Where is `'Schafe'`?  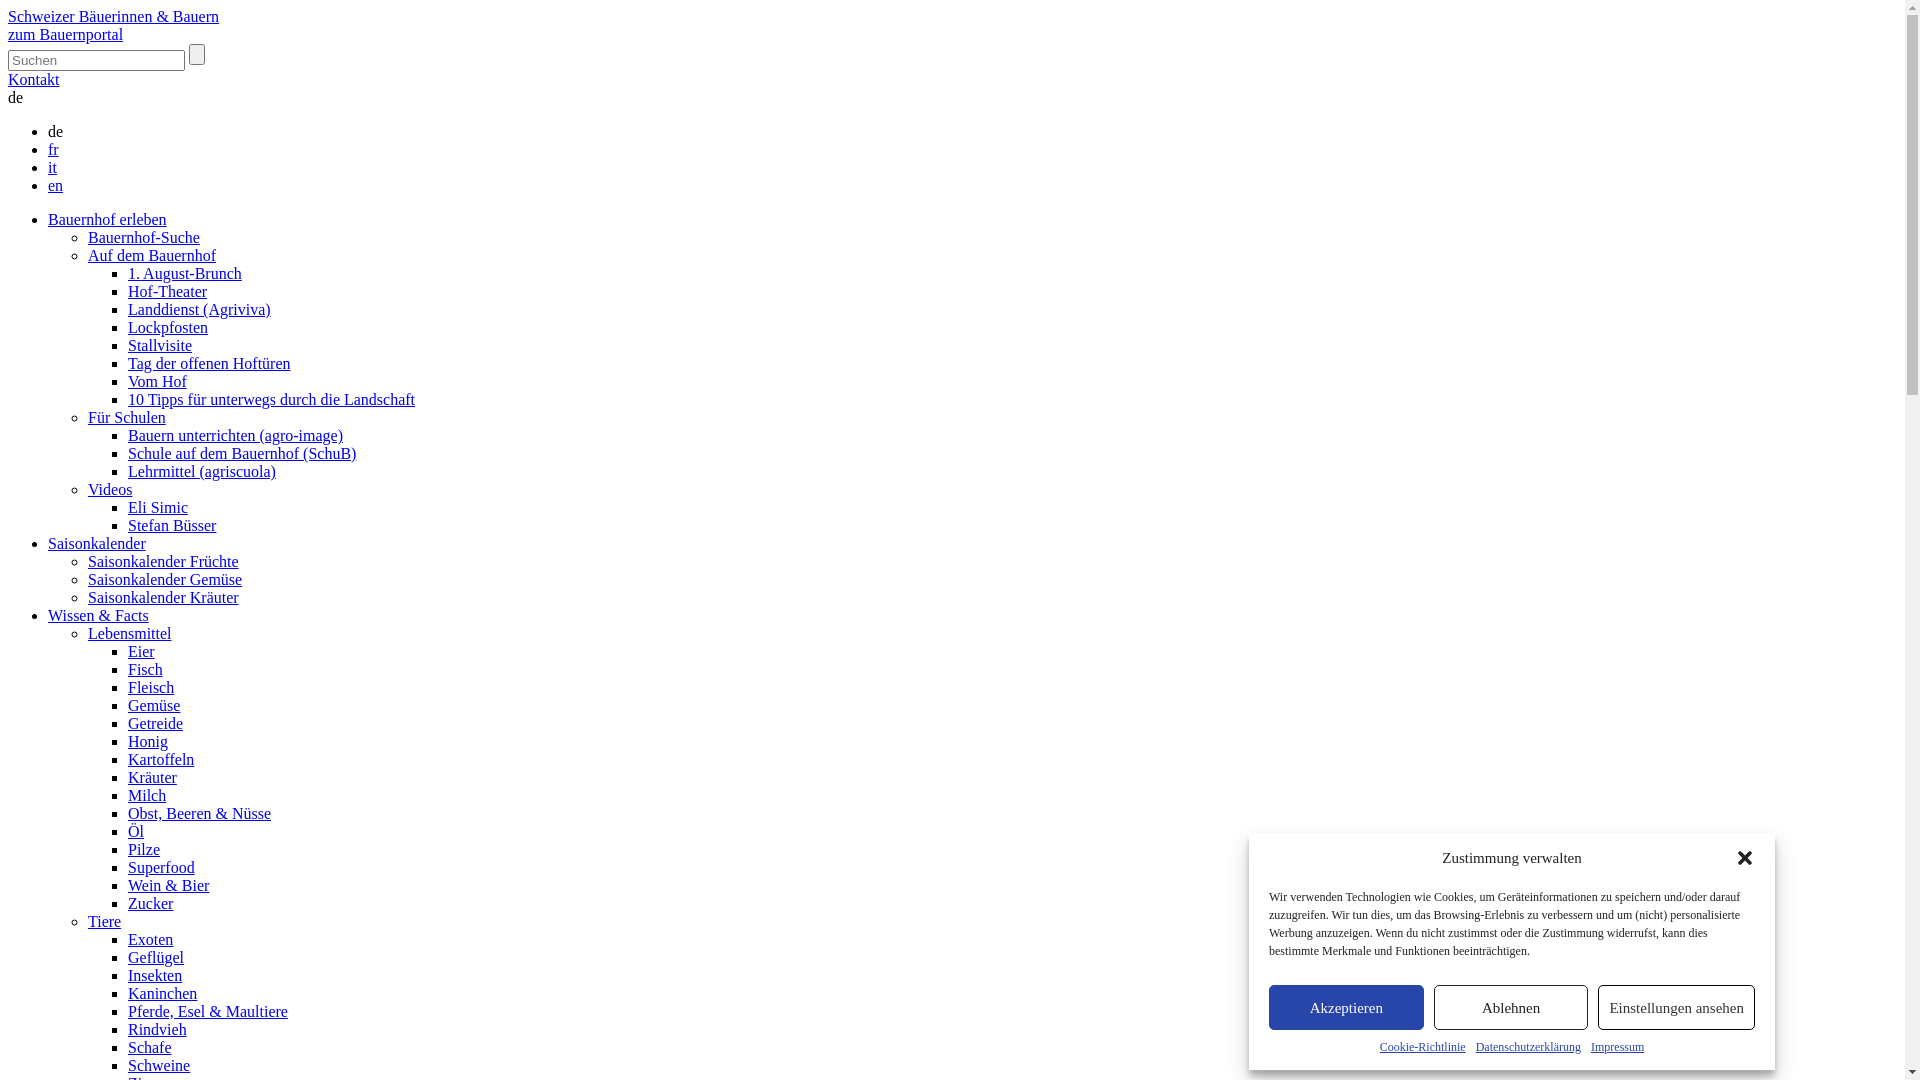
'Schafe' is located at coordinates (148, 1046).